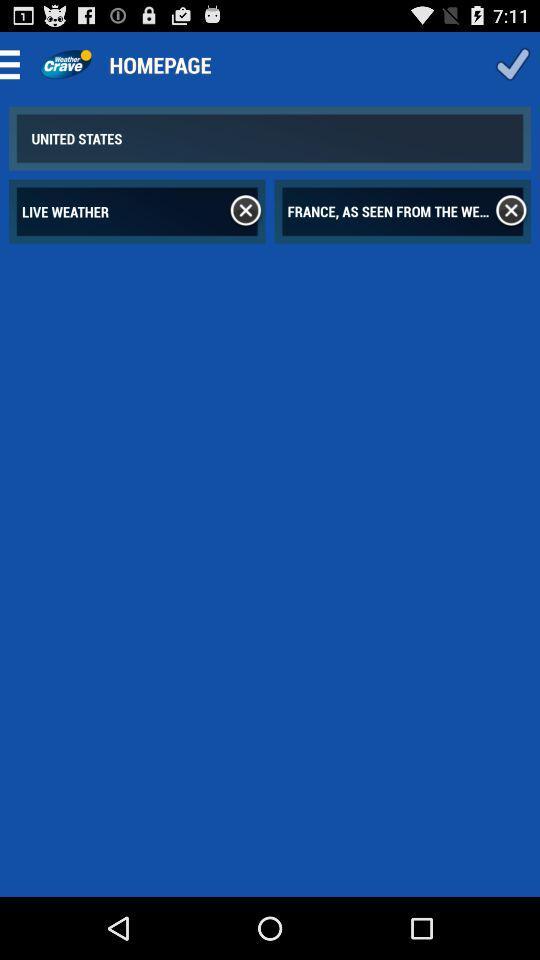  Describe the element at coordinates (65, 64) in the screenshot. I see `the icon next to the homepage item` at that location.